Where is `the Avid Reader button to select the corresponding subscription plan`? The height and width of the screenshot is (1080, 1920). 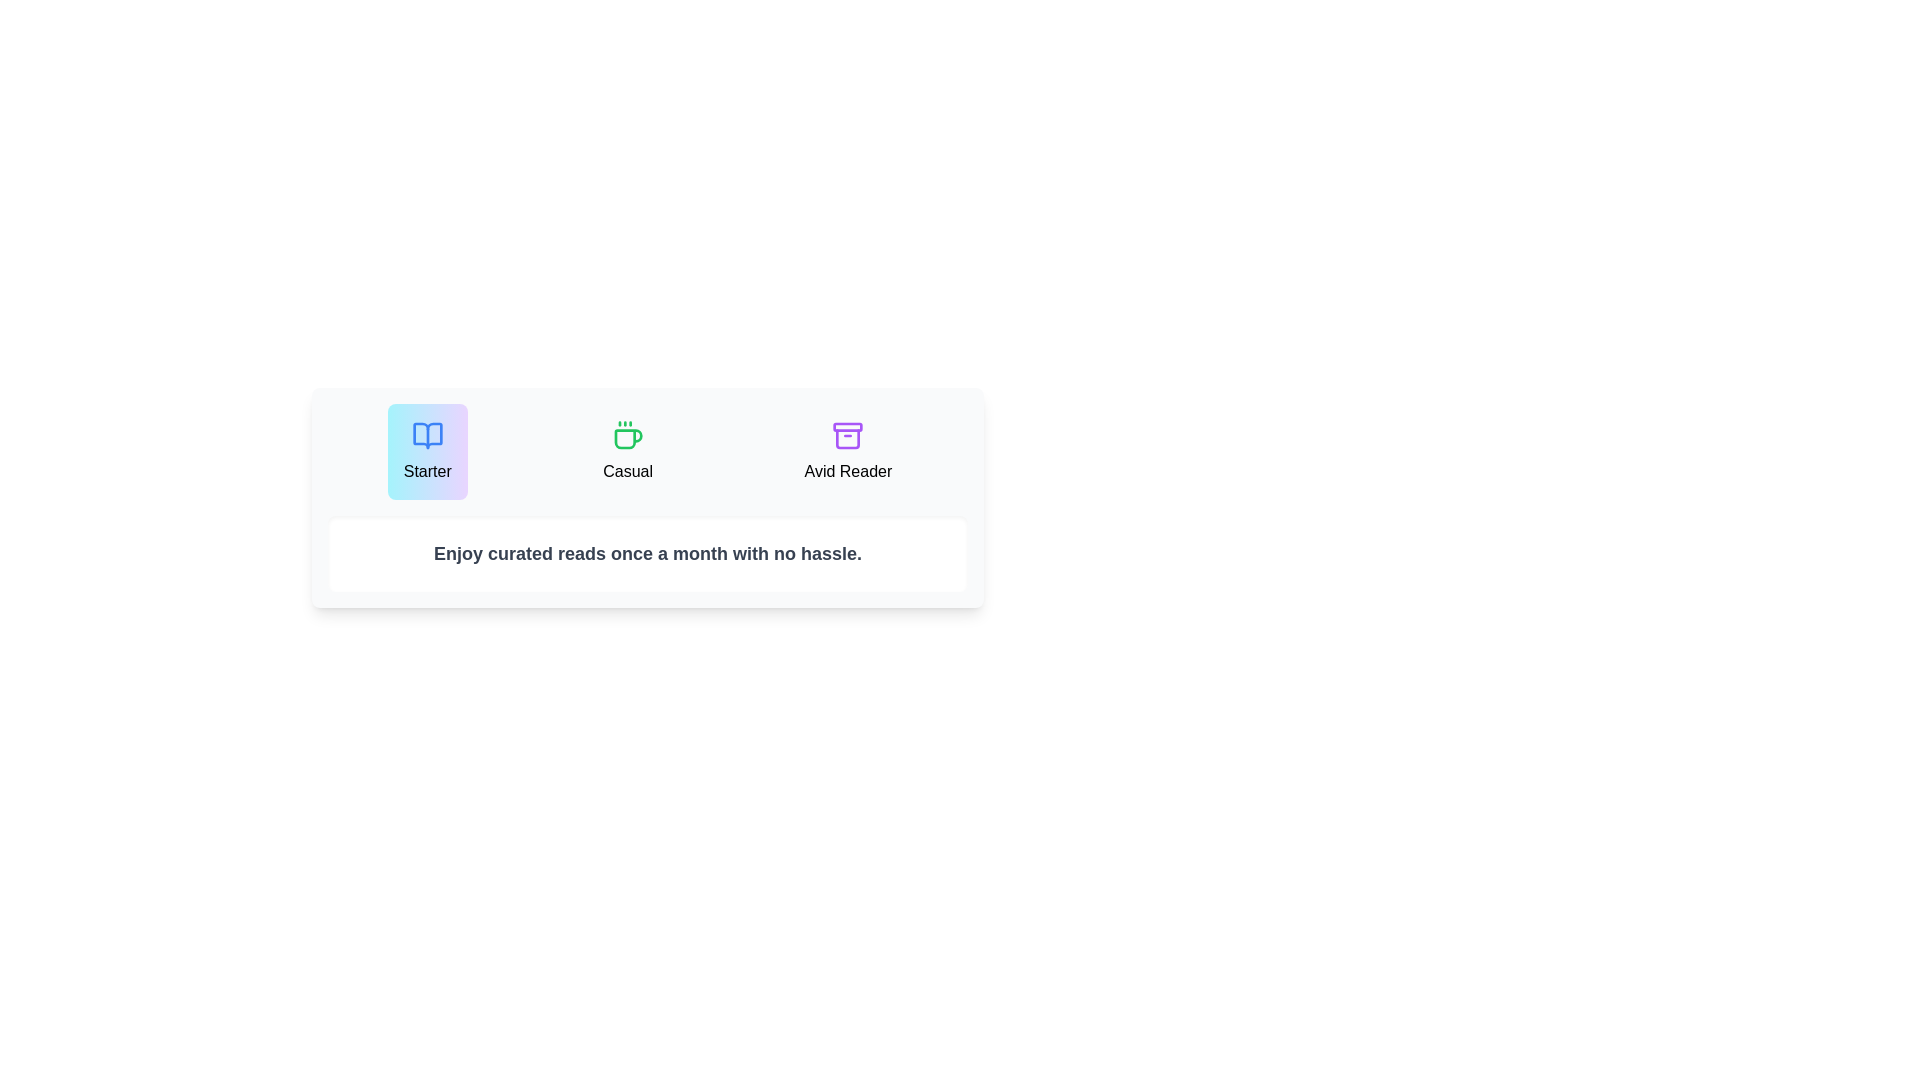
the Avid Reader button to select the corresponding subscription plan is located at coordinates (848, 451).